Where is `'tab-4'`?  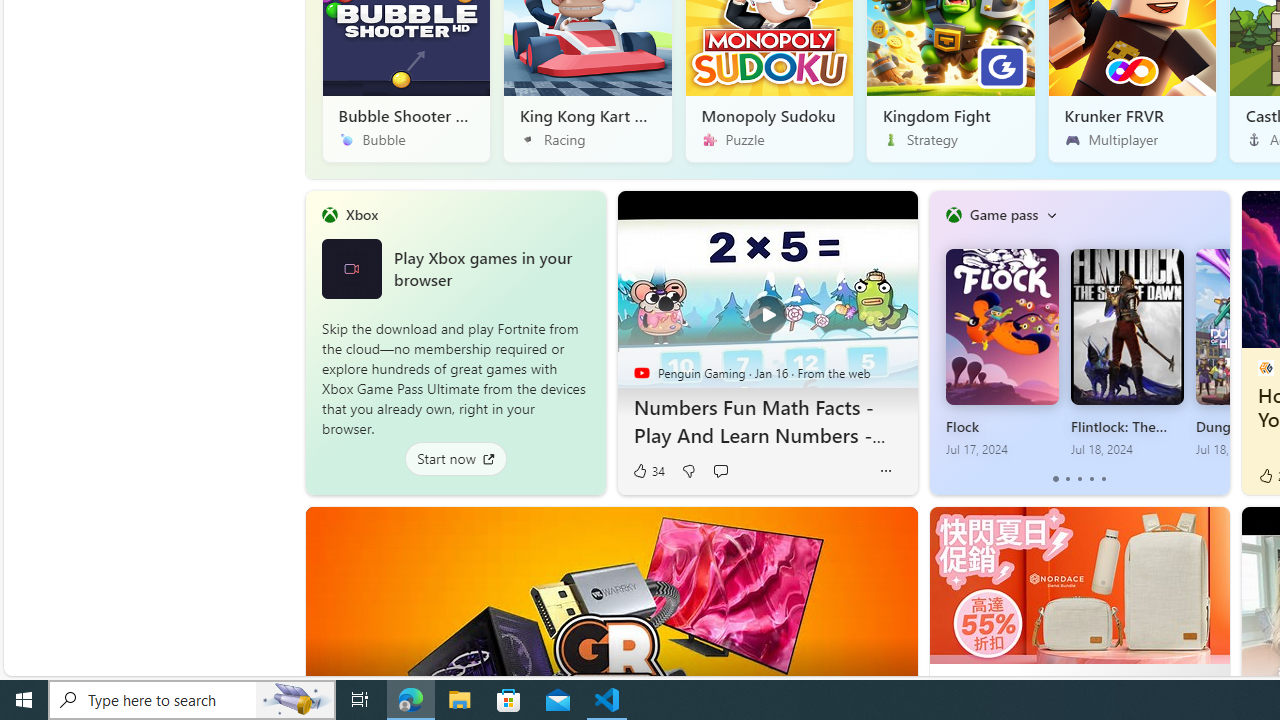
'tab-4' is located at coordinates (1102, 479).